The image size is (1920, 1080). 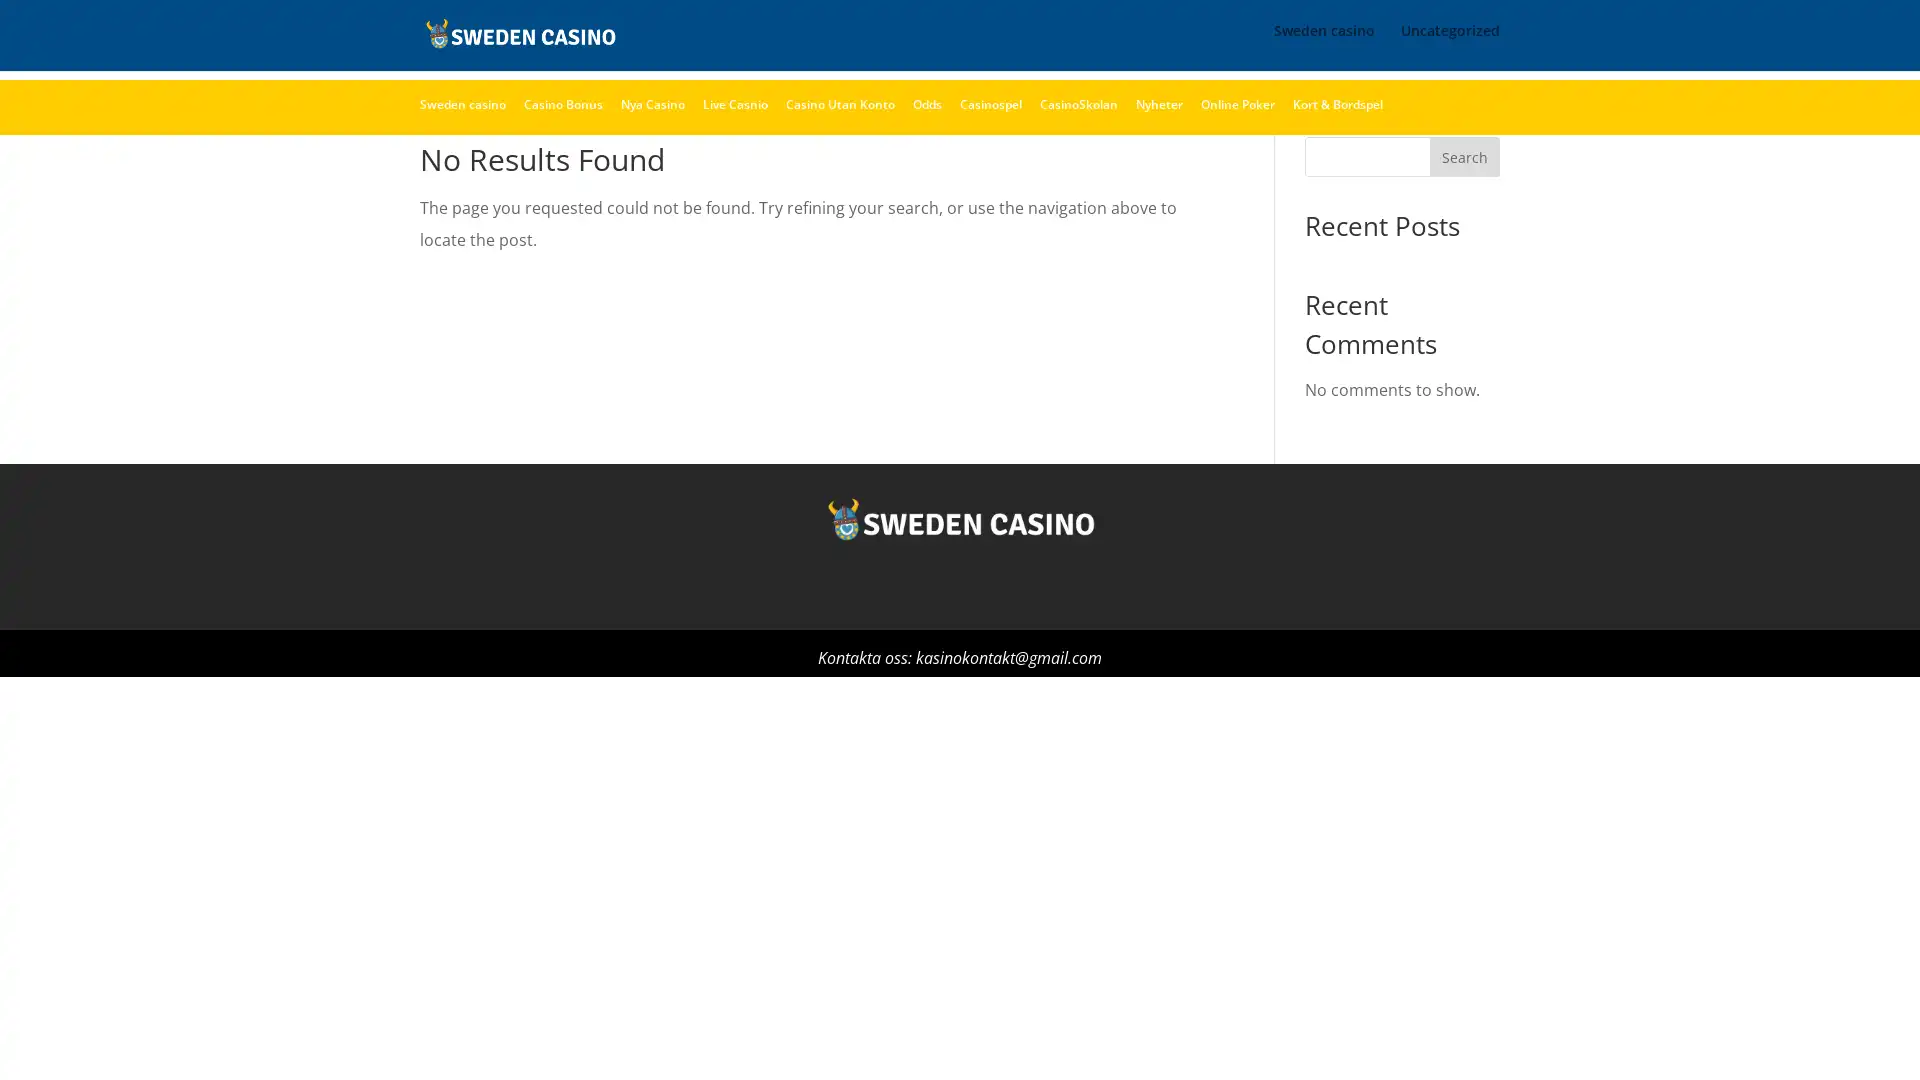 I want to click on Search, so click(x=1464, y=207).